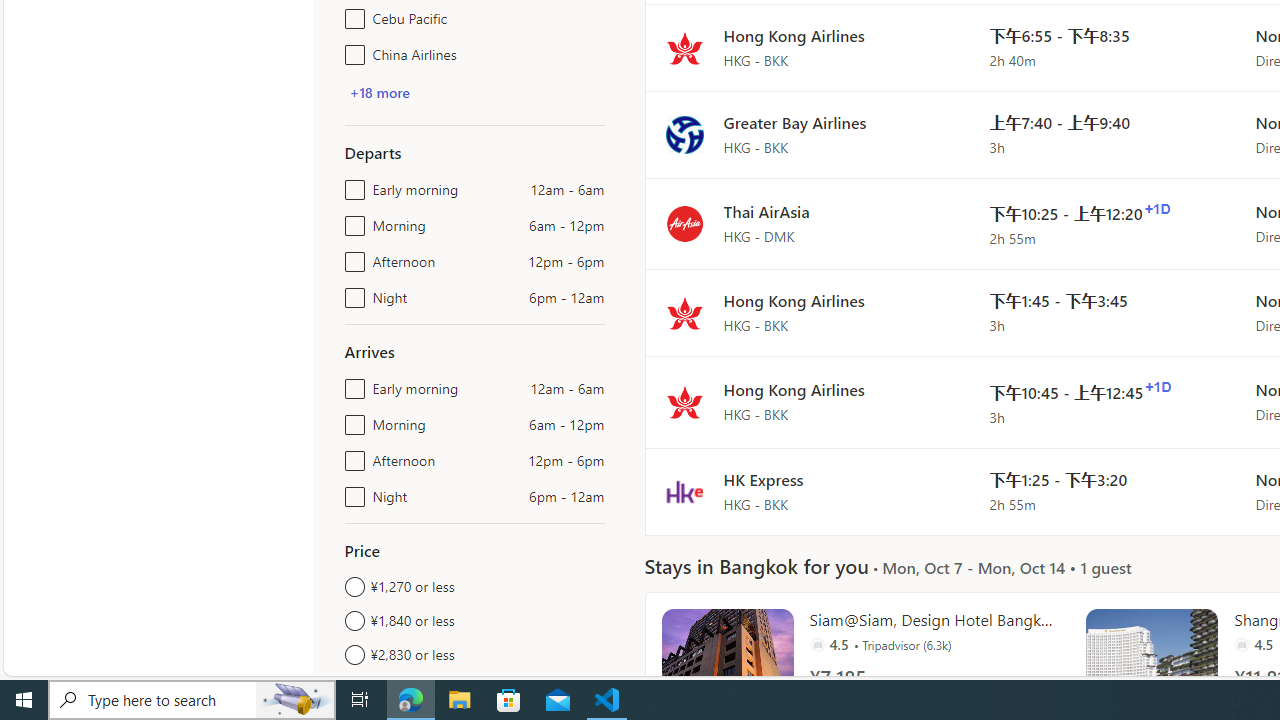 The image size is (1280, 720). I want to click on 'Night6pm - 12am', so click(351, 492).